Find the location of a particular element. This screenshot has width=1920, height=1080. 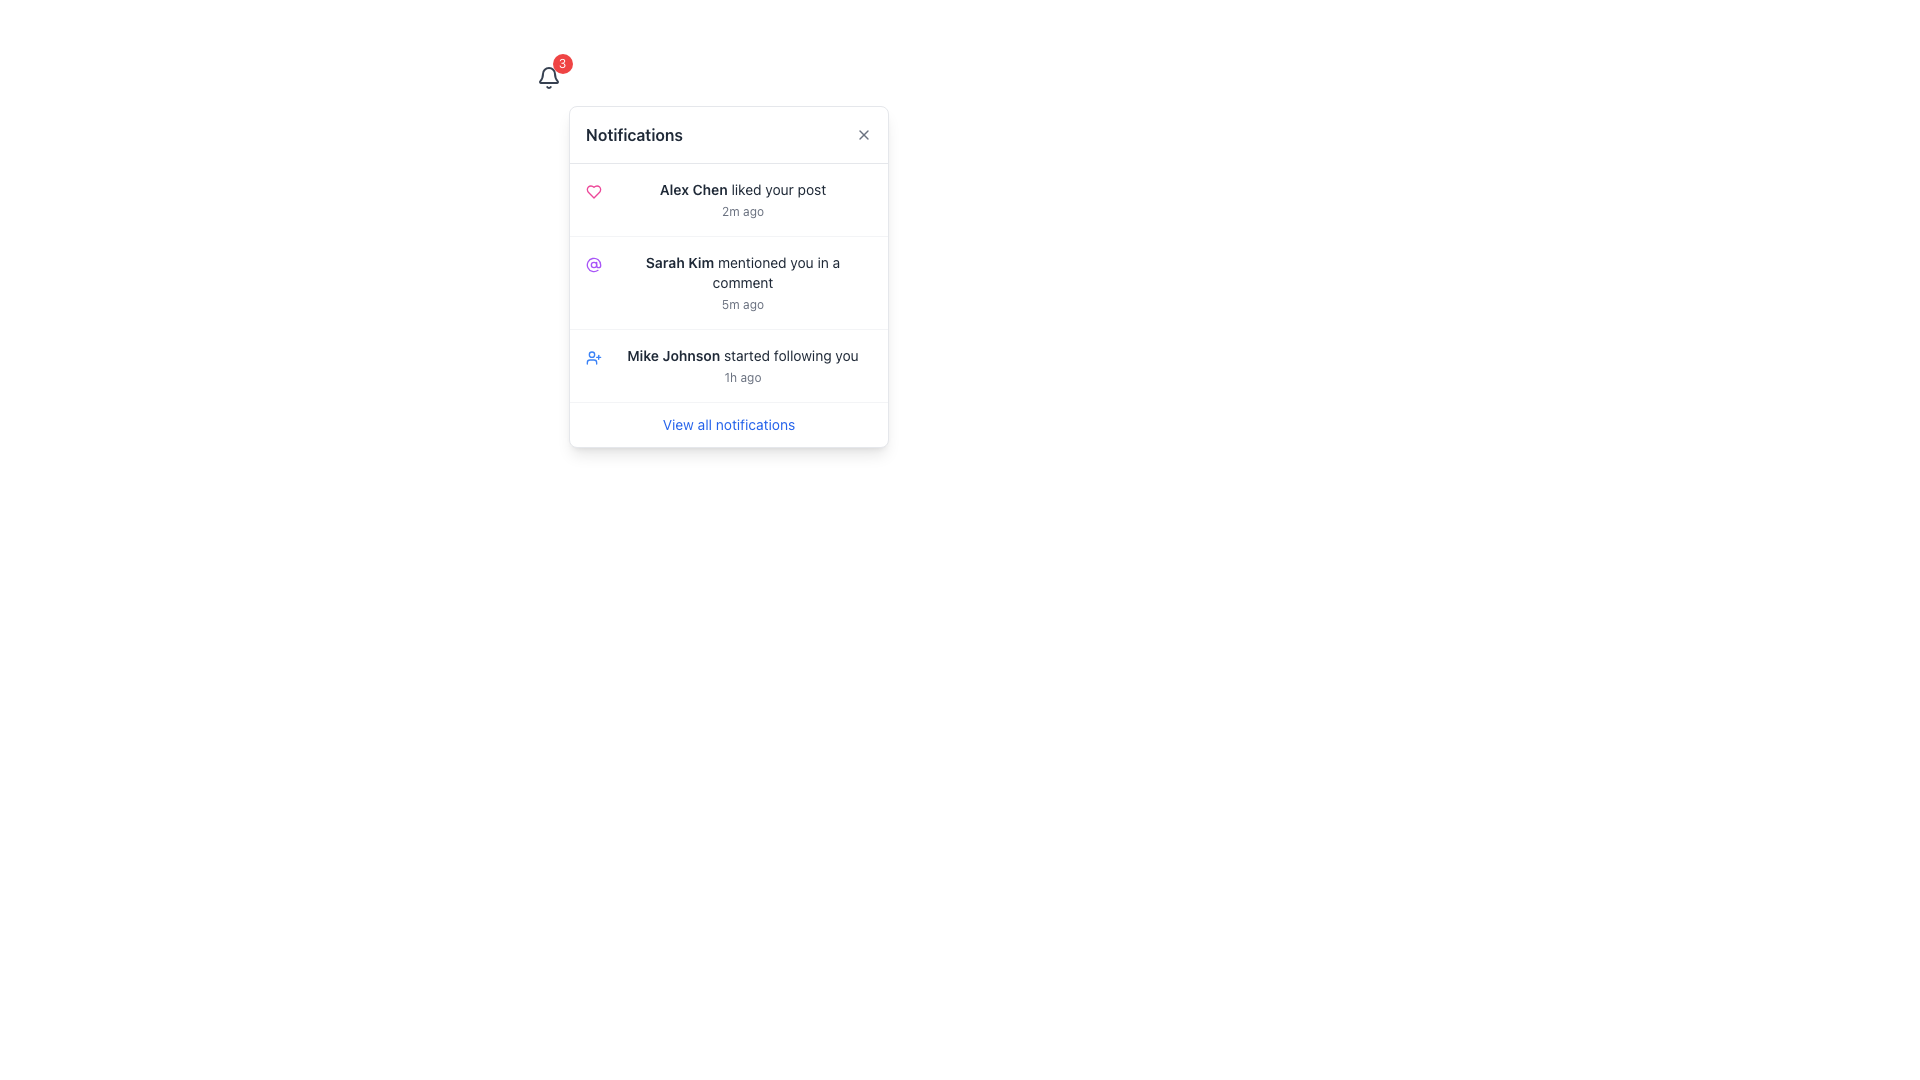

the pink heart icon indicating a 'like' action, which is located at the beginning of the first notification item preceding the text 'Alex Chen liked your post.' is located at coordinates (593, 192).